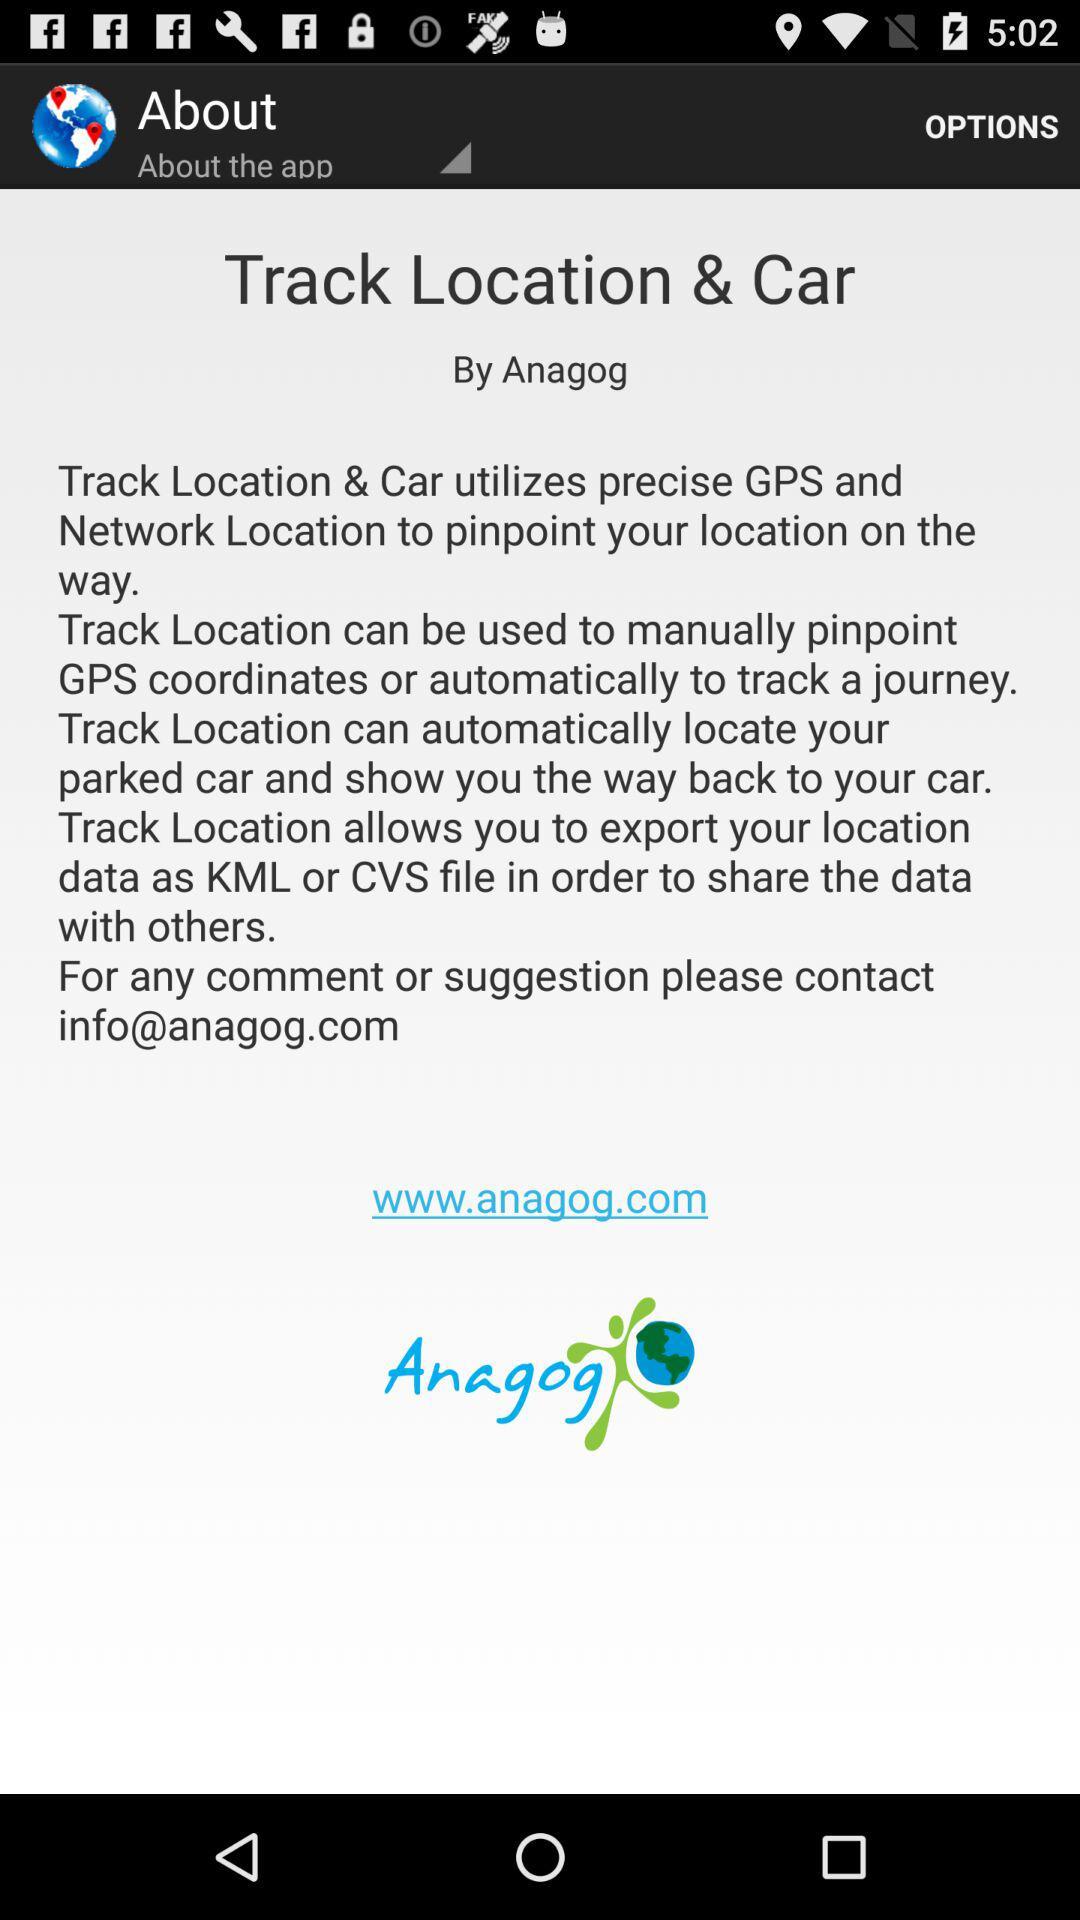 This screenshot has height=1920, width=1080. I want to click on the app to the right of about the app icon, so click(991, 124).